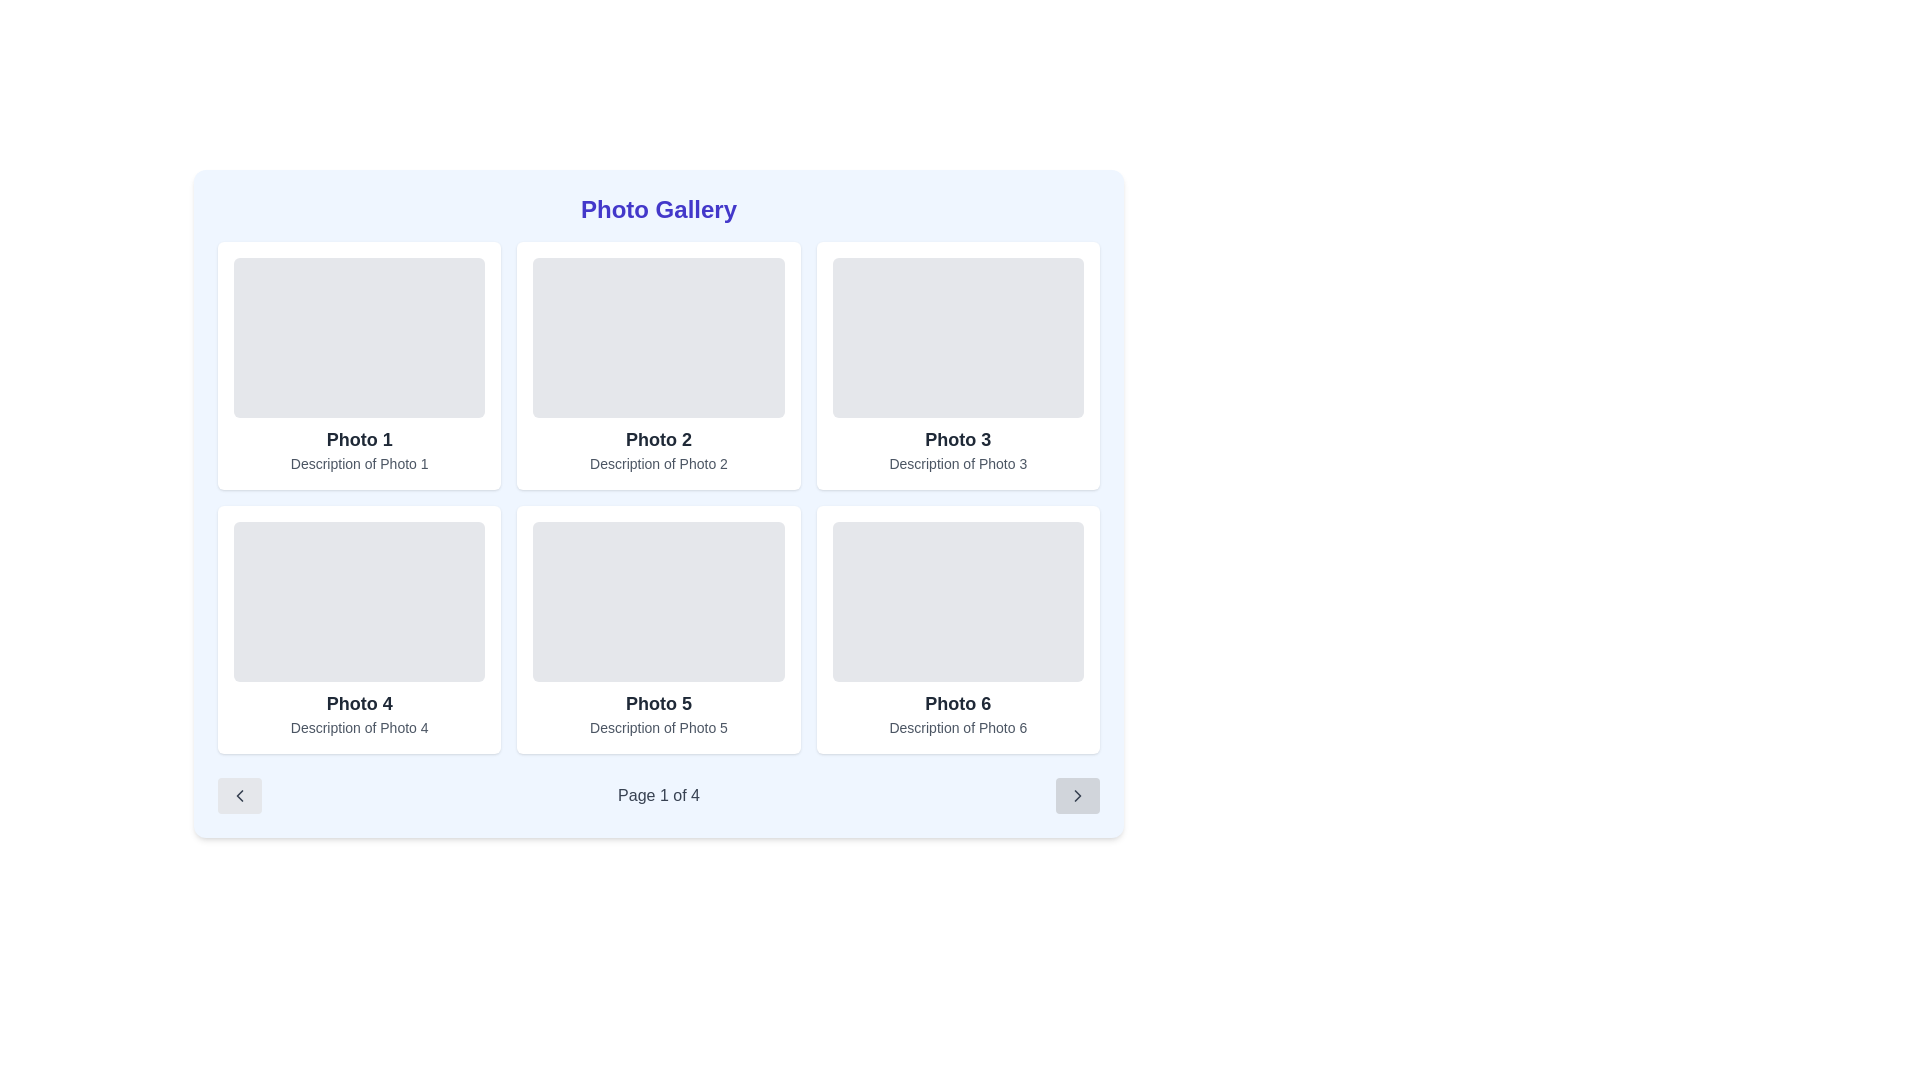  Describe the element at coordinates (658, 628) in the screenshot. I see `the photo gallery card located in the second row, middle column, which displays an image along with its title and description` at that location.